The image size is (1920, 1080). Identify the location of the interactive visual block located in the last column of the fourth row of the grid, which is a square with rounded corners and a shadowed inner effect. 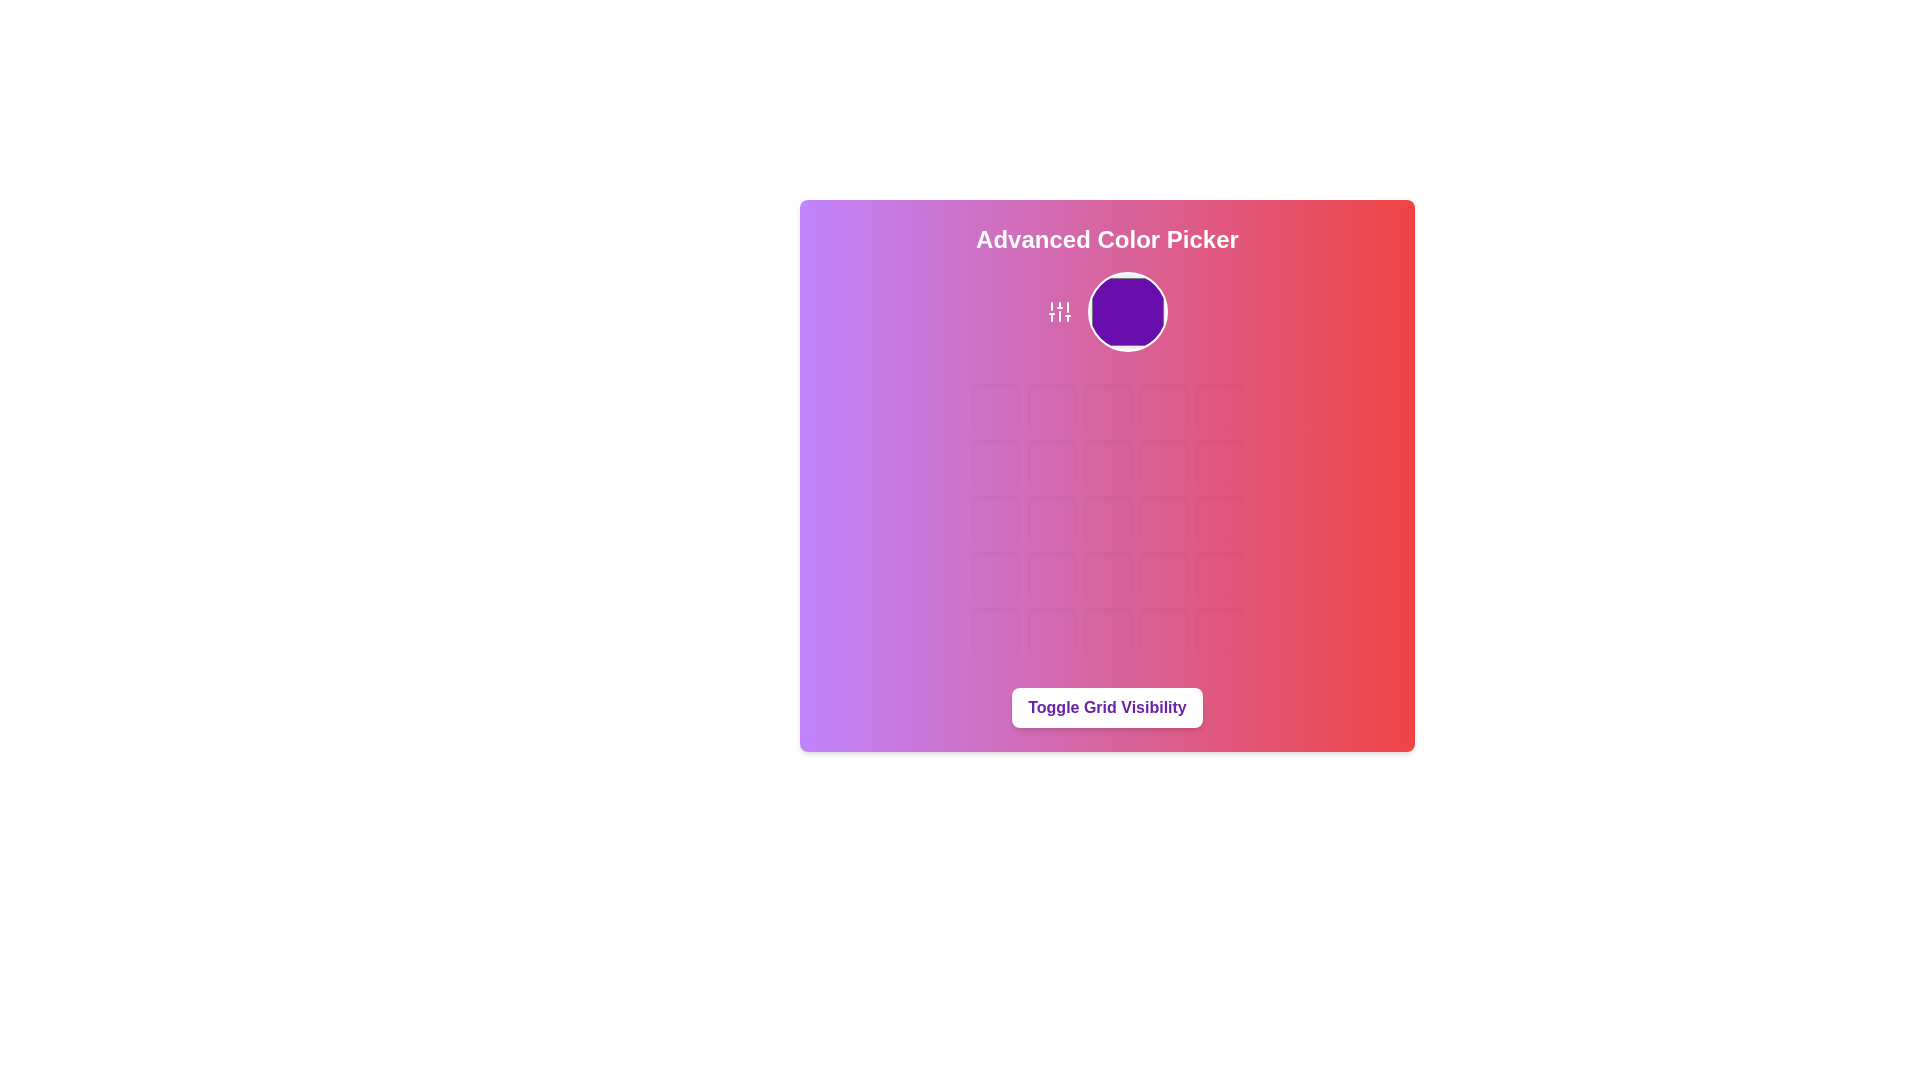
(1218, 575).